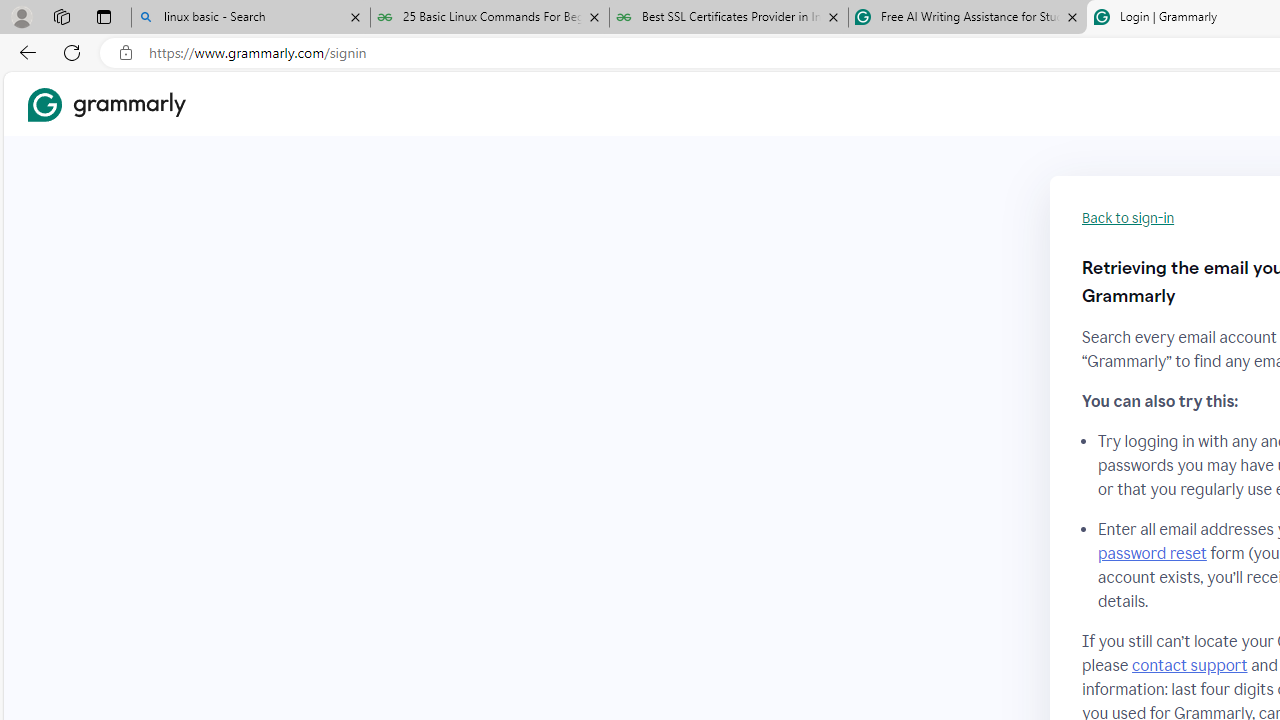 Image resolution: width=1280 pixels, height=720 pixels. Describe the element at coordinates (1189, 665) in the screenshot. I see `'contact support'` at that location.